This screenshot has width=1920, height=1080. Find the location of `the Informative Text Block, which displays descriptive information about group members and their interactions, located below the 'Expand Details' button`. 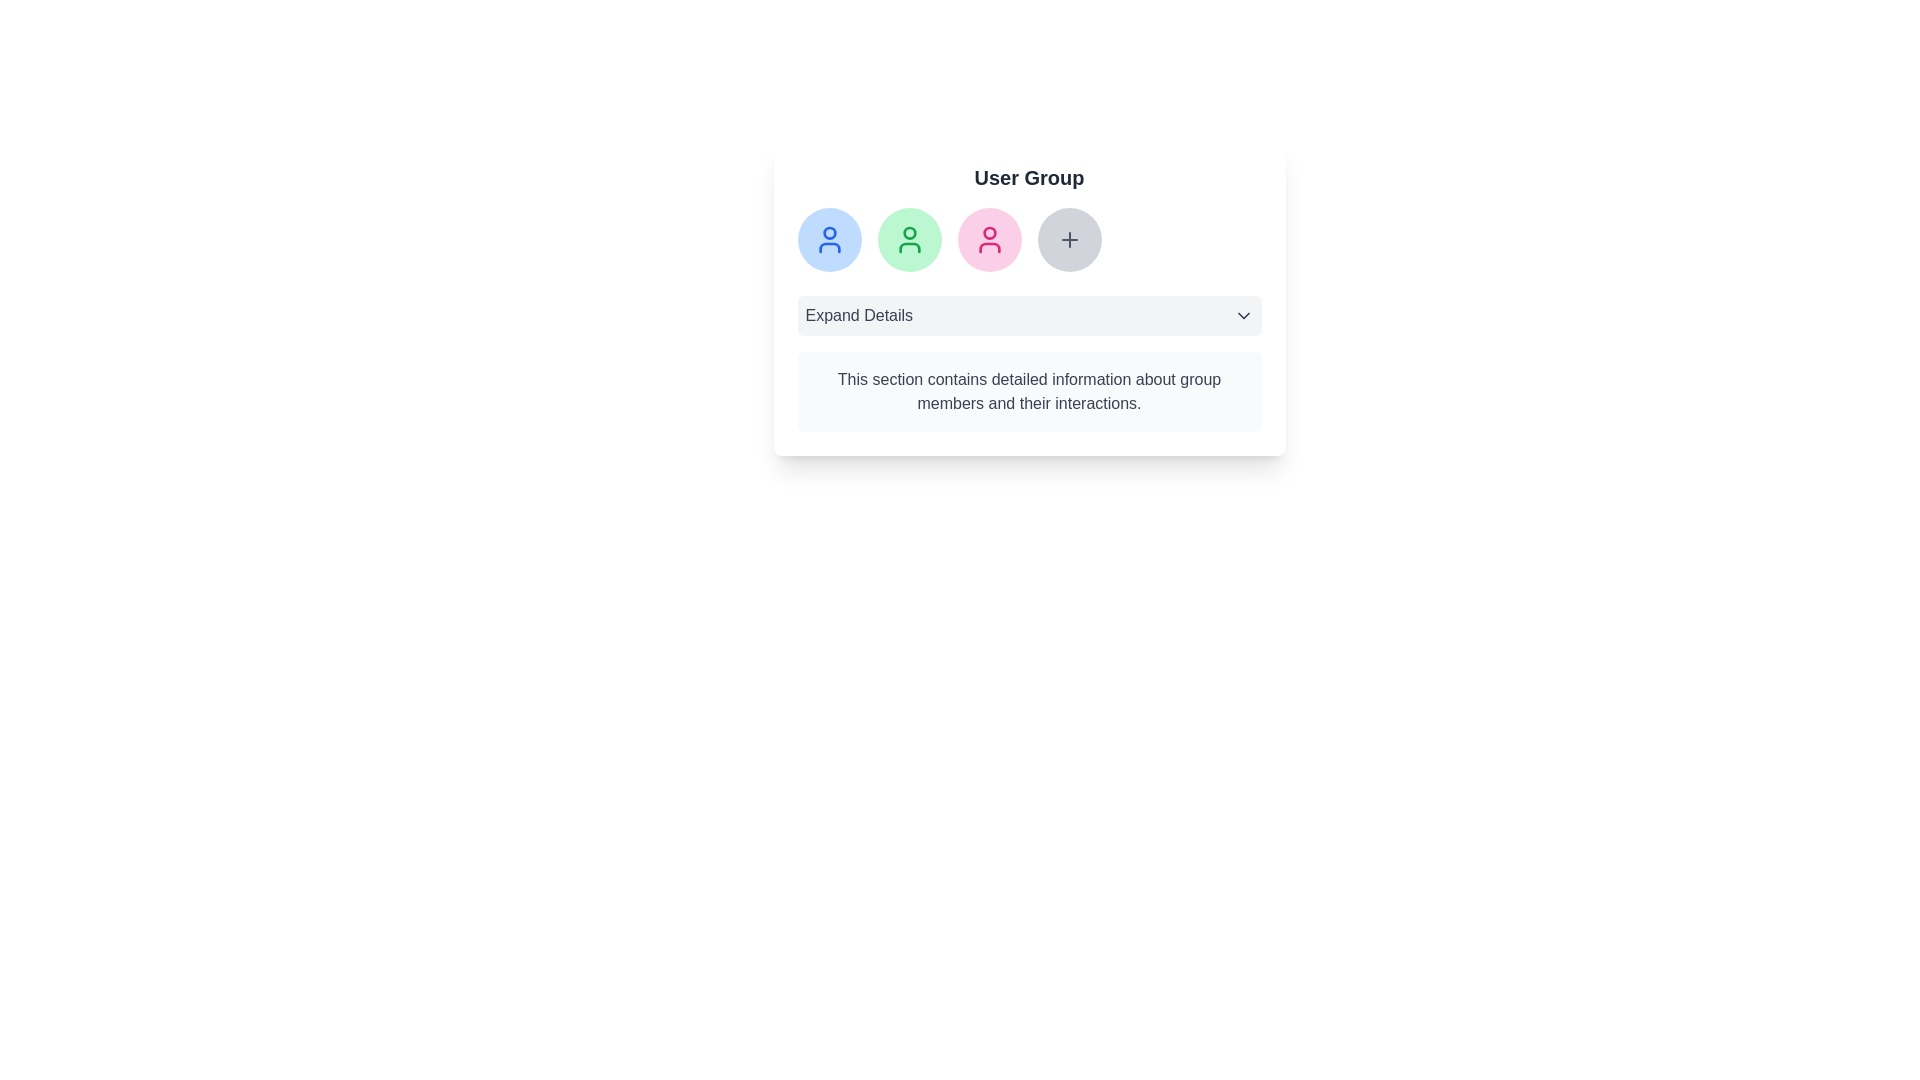

the Informative Text Block, which displays descriptive information about group members and their interactions, located below the 'Expand Details' button is located at coordinates (1029, 392).